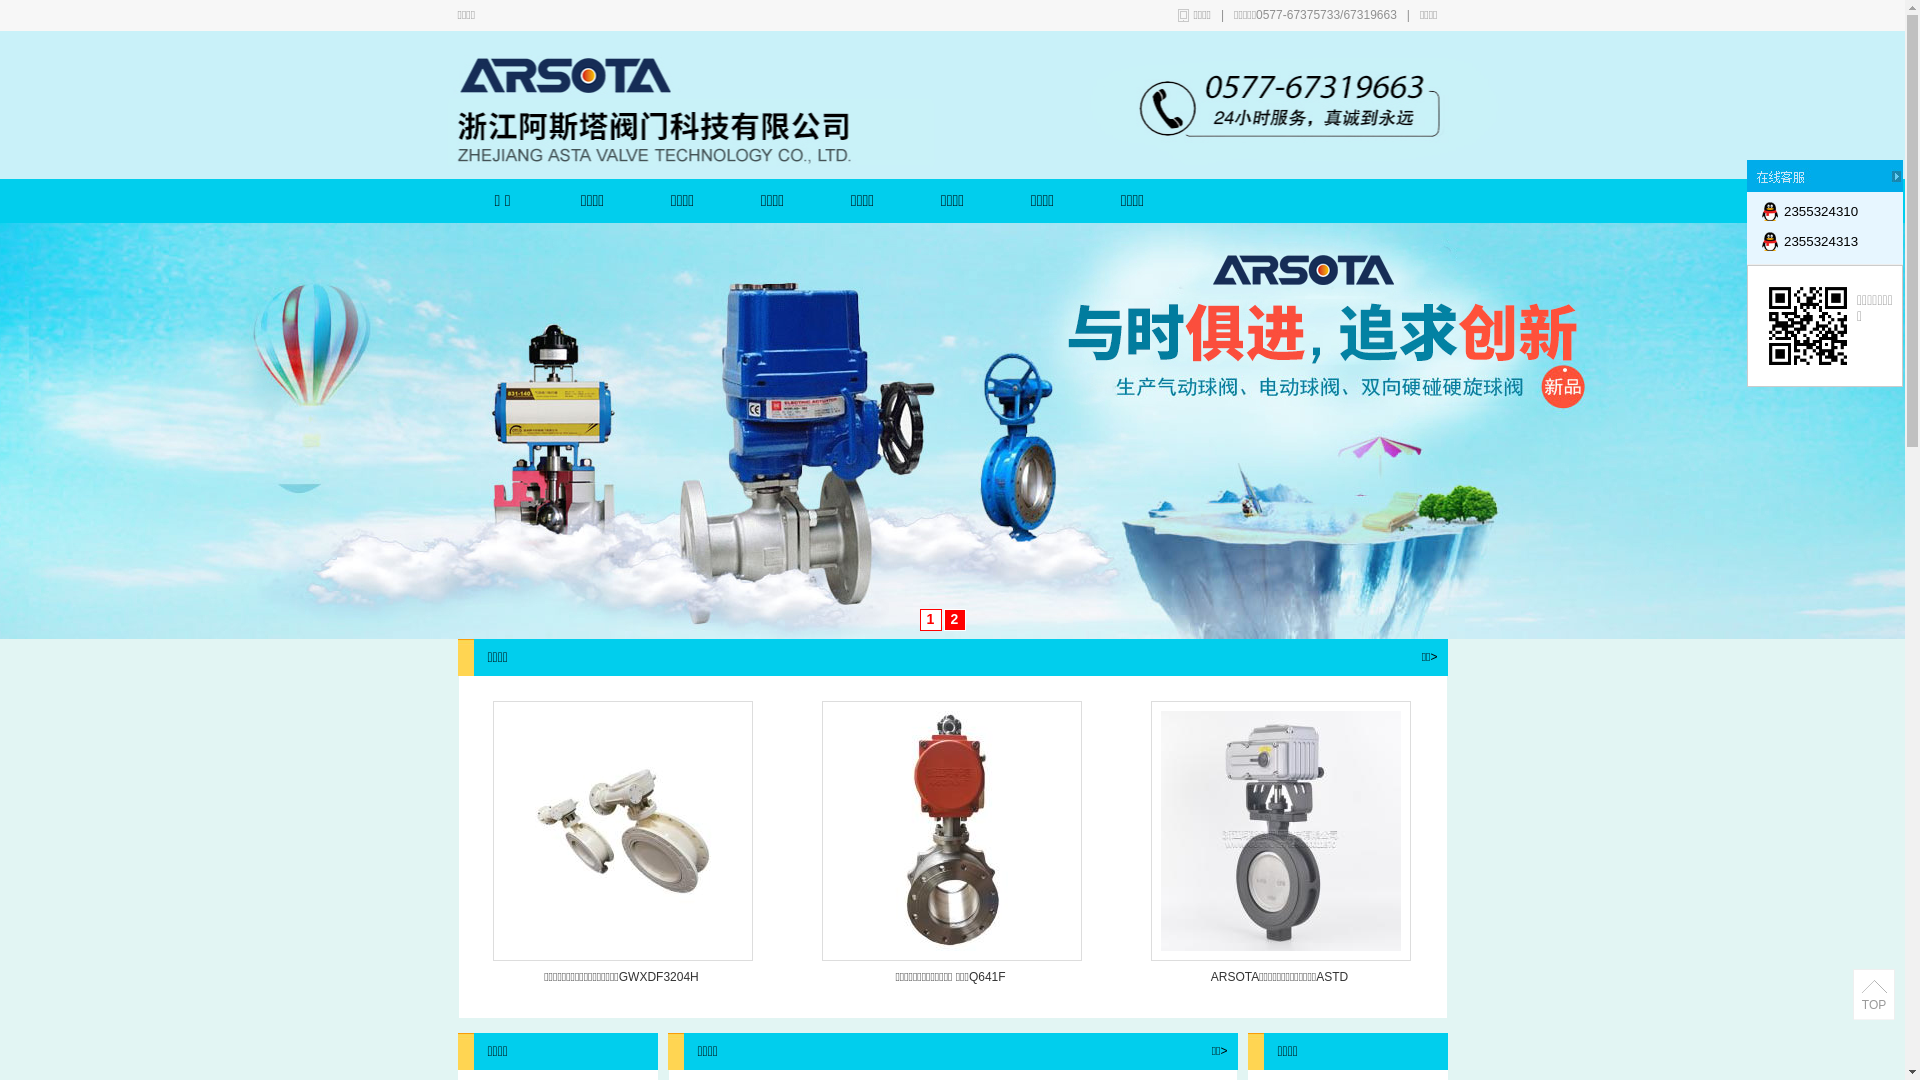 This screenshot has height=1080, width=1920. I want to click on 'TOP', so click(1872, 1005).